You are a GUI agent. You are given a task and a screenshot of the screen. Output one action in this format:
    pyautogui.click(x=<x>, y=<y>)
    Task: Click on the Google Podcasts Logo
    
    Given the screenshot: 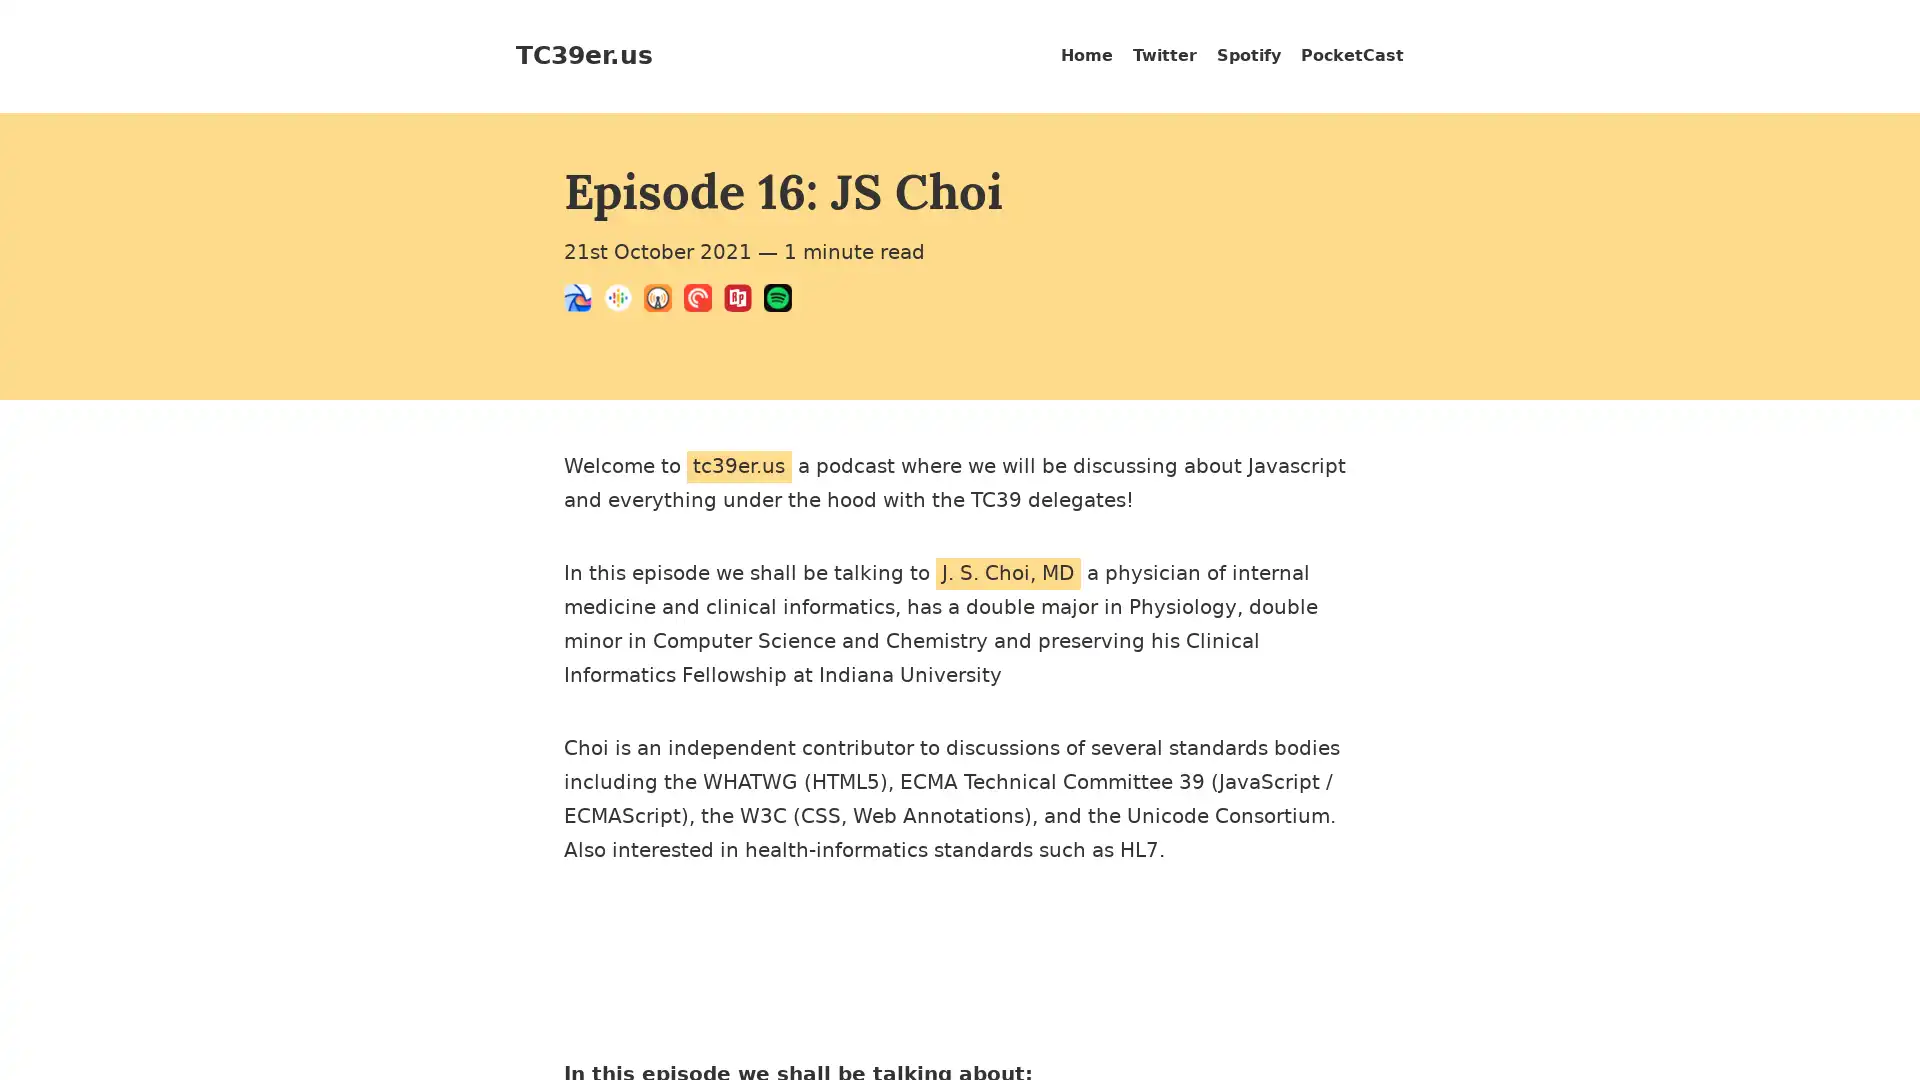 What is the action you would take?
    pyautogui.click(x=623, y=301)
    